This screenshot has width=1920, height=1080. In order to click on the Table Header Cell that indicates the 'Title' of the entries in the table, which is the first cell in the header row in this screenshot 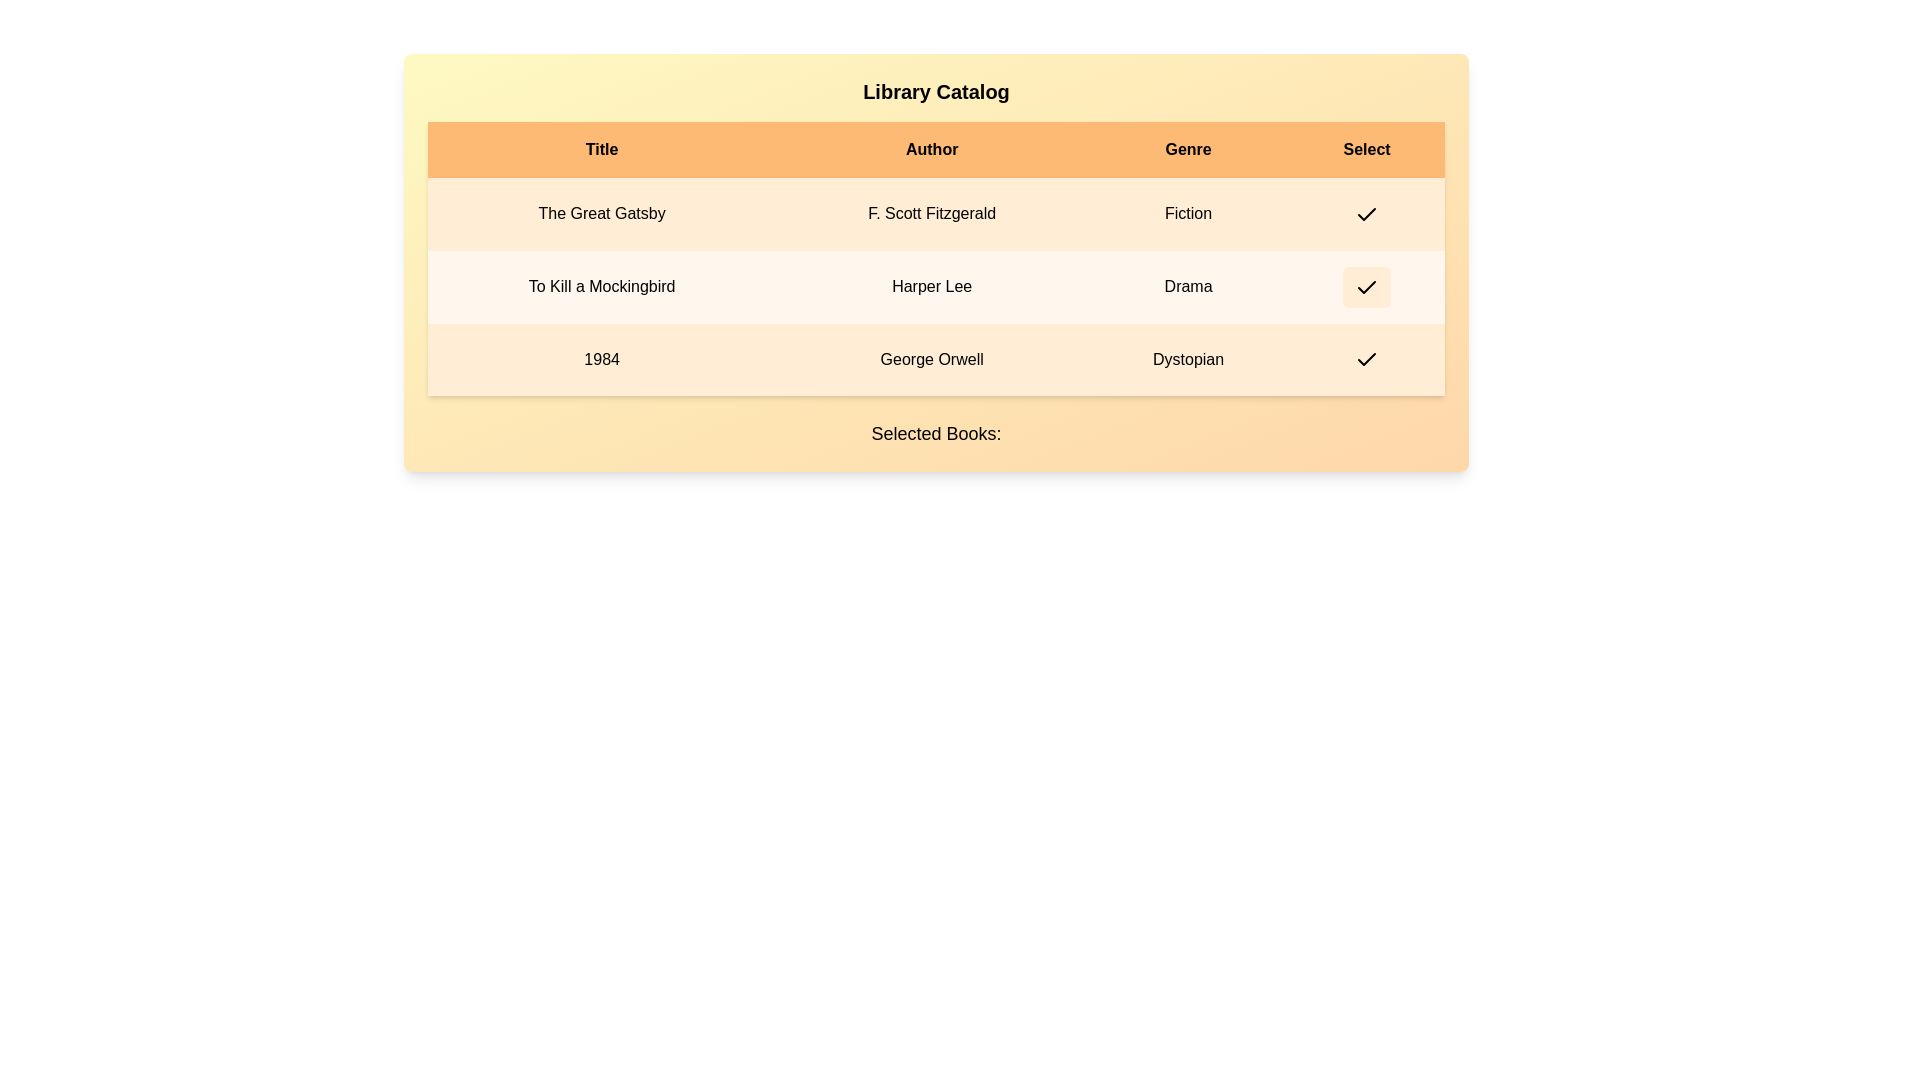, I will do `click(601, 149)`.